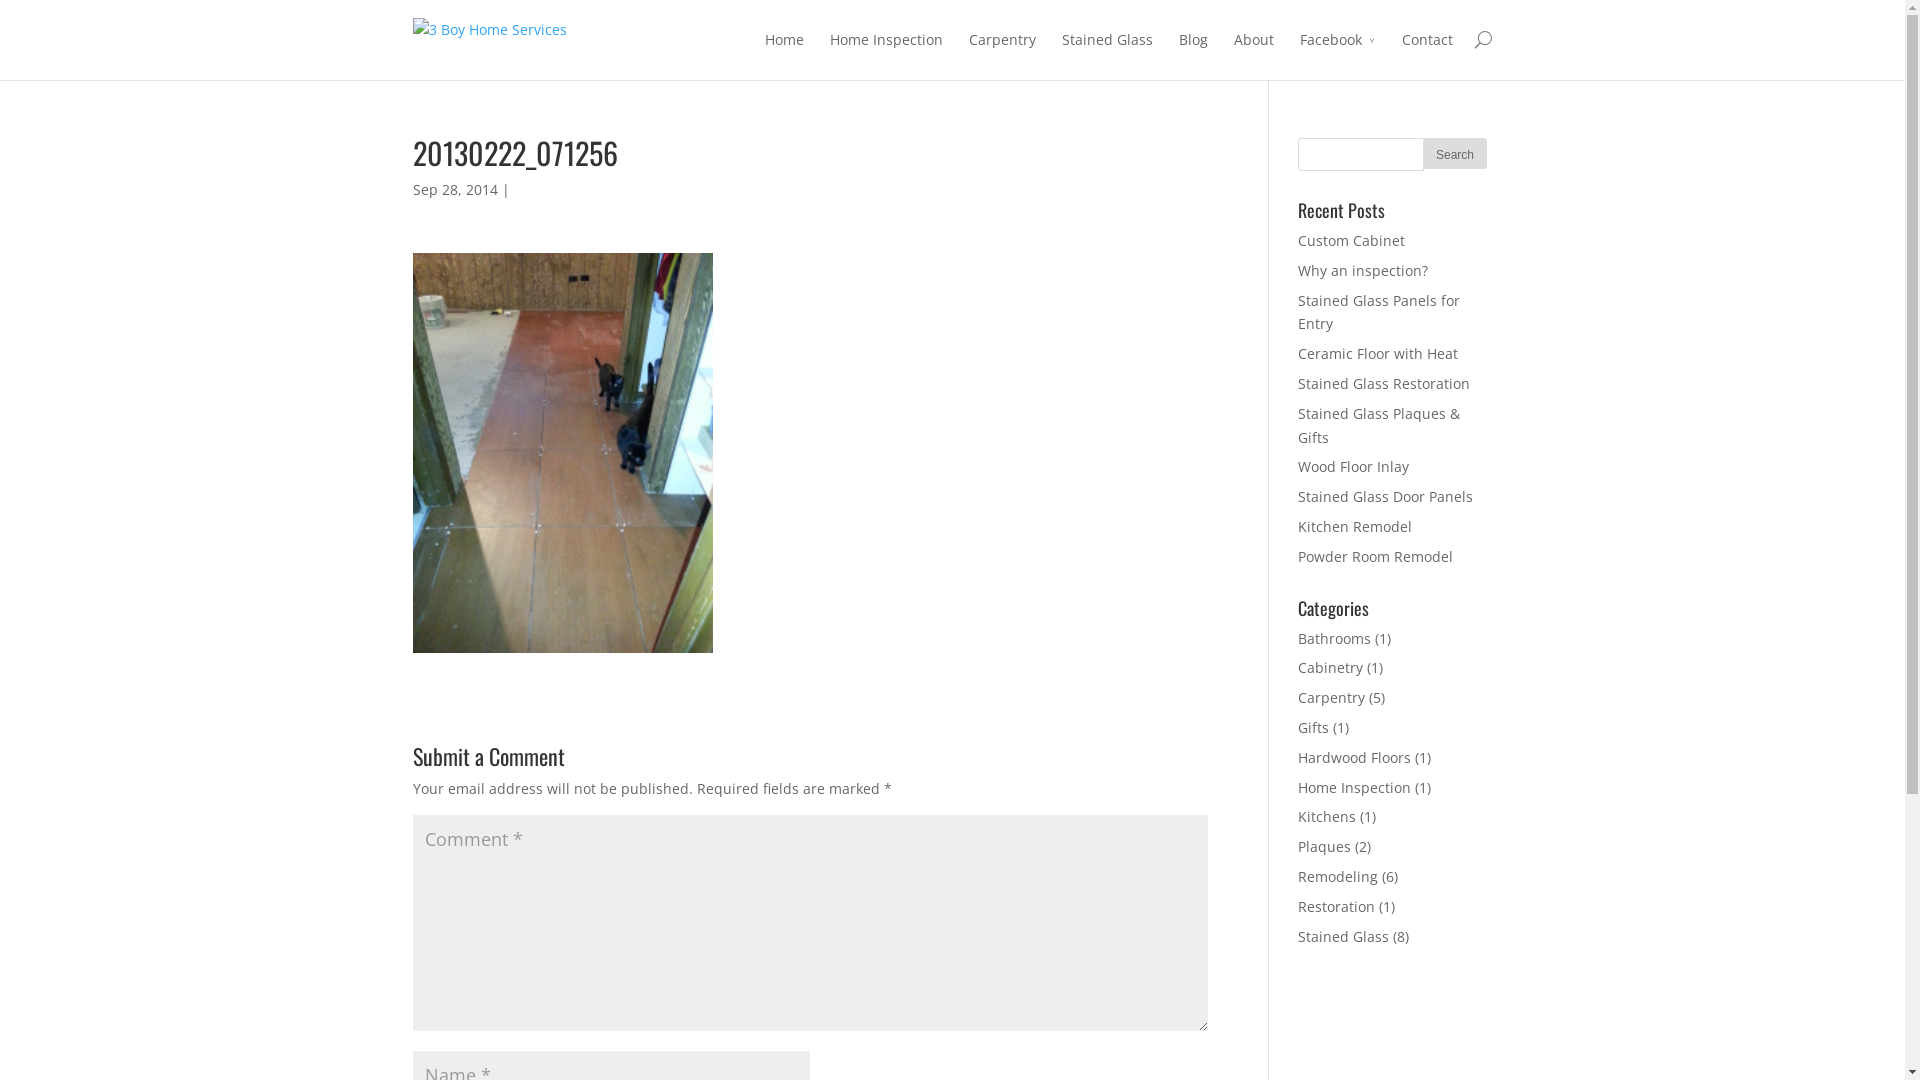 The width and height of the screenshot is (1920, 1080). I want to click on 'Blog', so click(1192, 53).